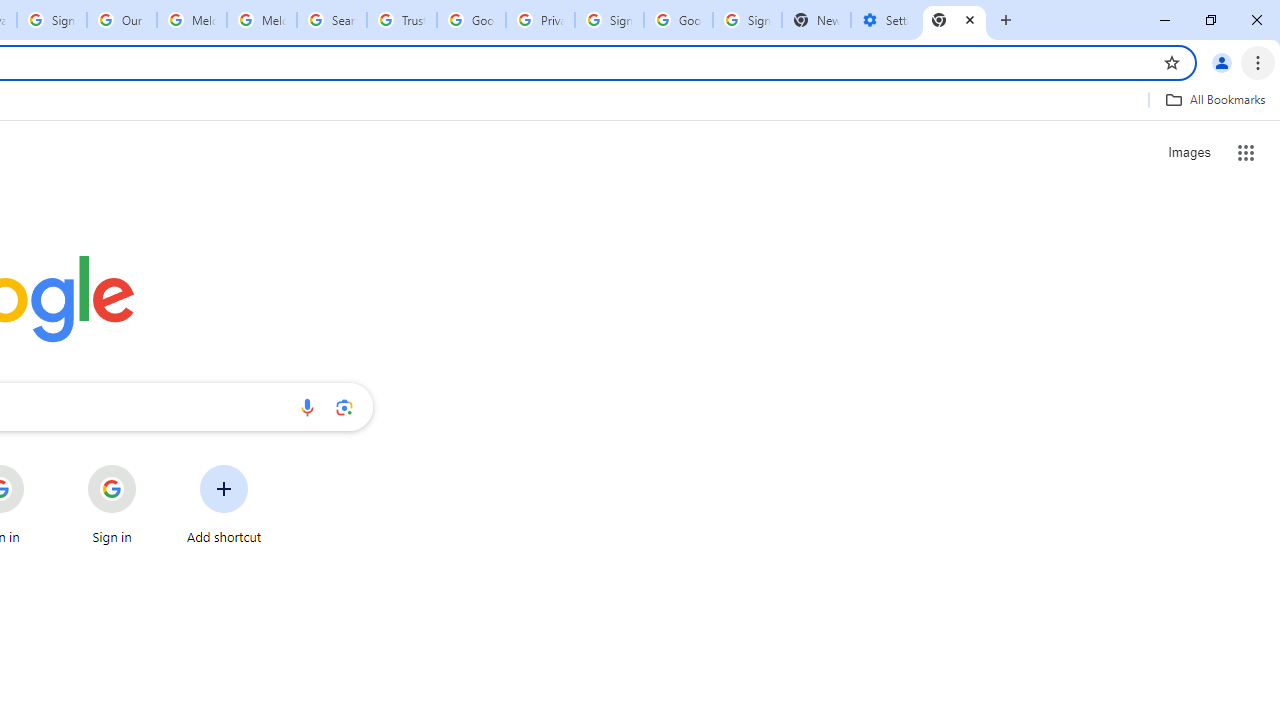 This screenshot has height=720, width=1280. Describe the element at coordinates (306, 406) in the screenshot. I see `'Search by voice'` at that location.